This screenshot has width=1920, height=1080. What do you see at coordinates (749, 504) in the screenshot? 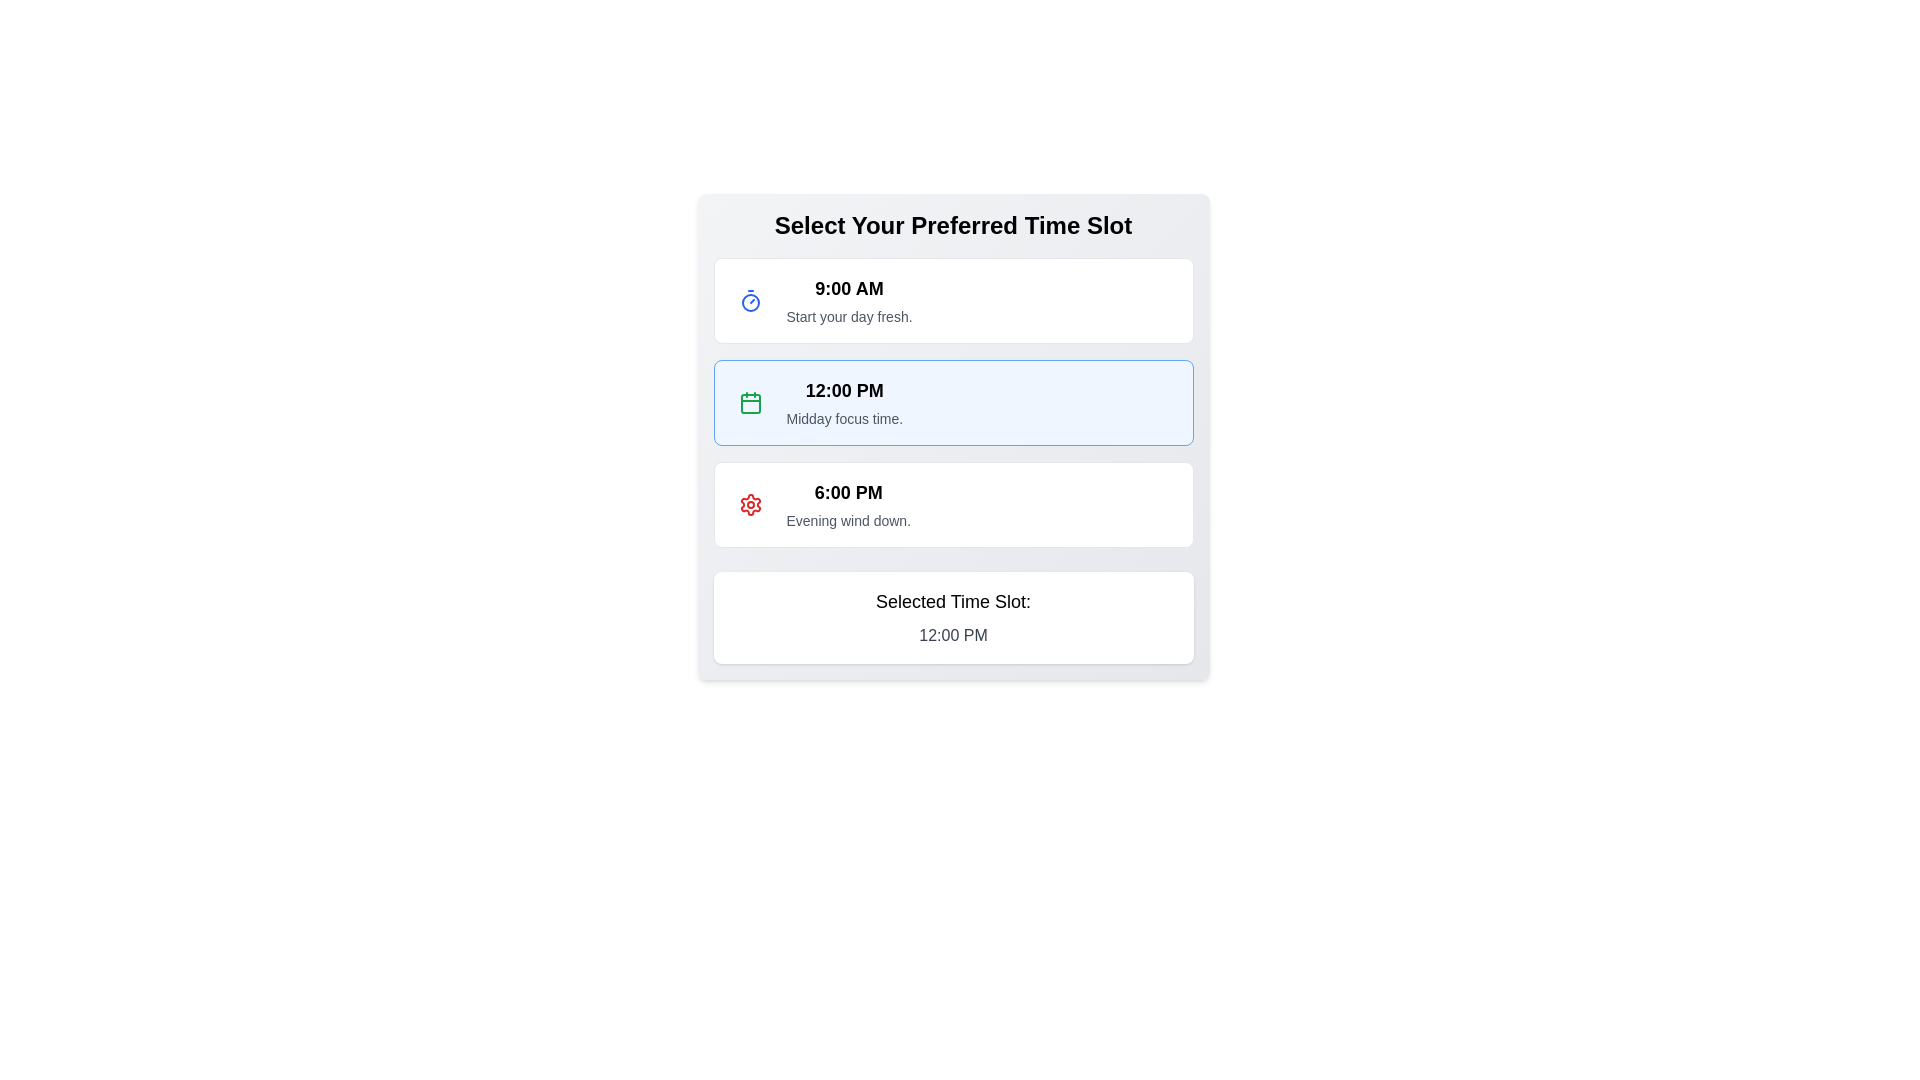
I see `the red gear-shaped icon in the top-right section of the user interface` at bounding box center [749, 504].